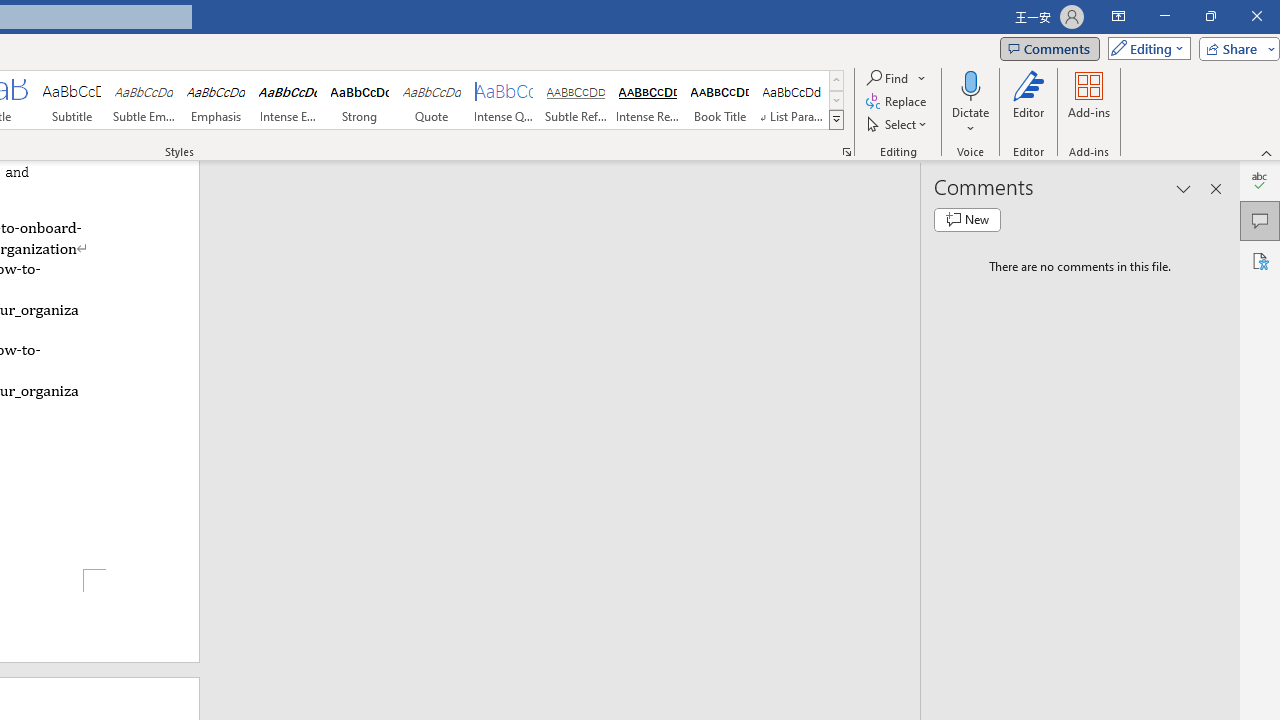 This screenshot has width=1280, height=720. Describe the element at coordinates (1209, 16) in the screenshot. I see `'Restore Down'` at that location.